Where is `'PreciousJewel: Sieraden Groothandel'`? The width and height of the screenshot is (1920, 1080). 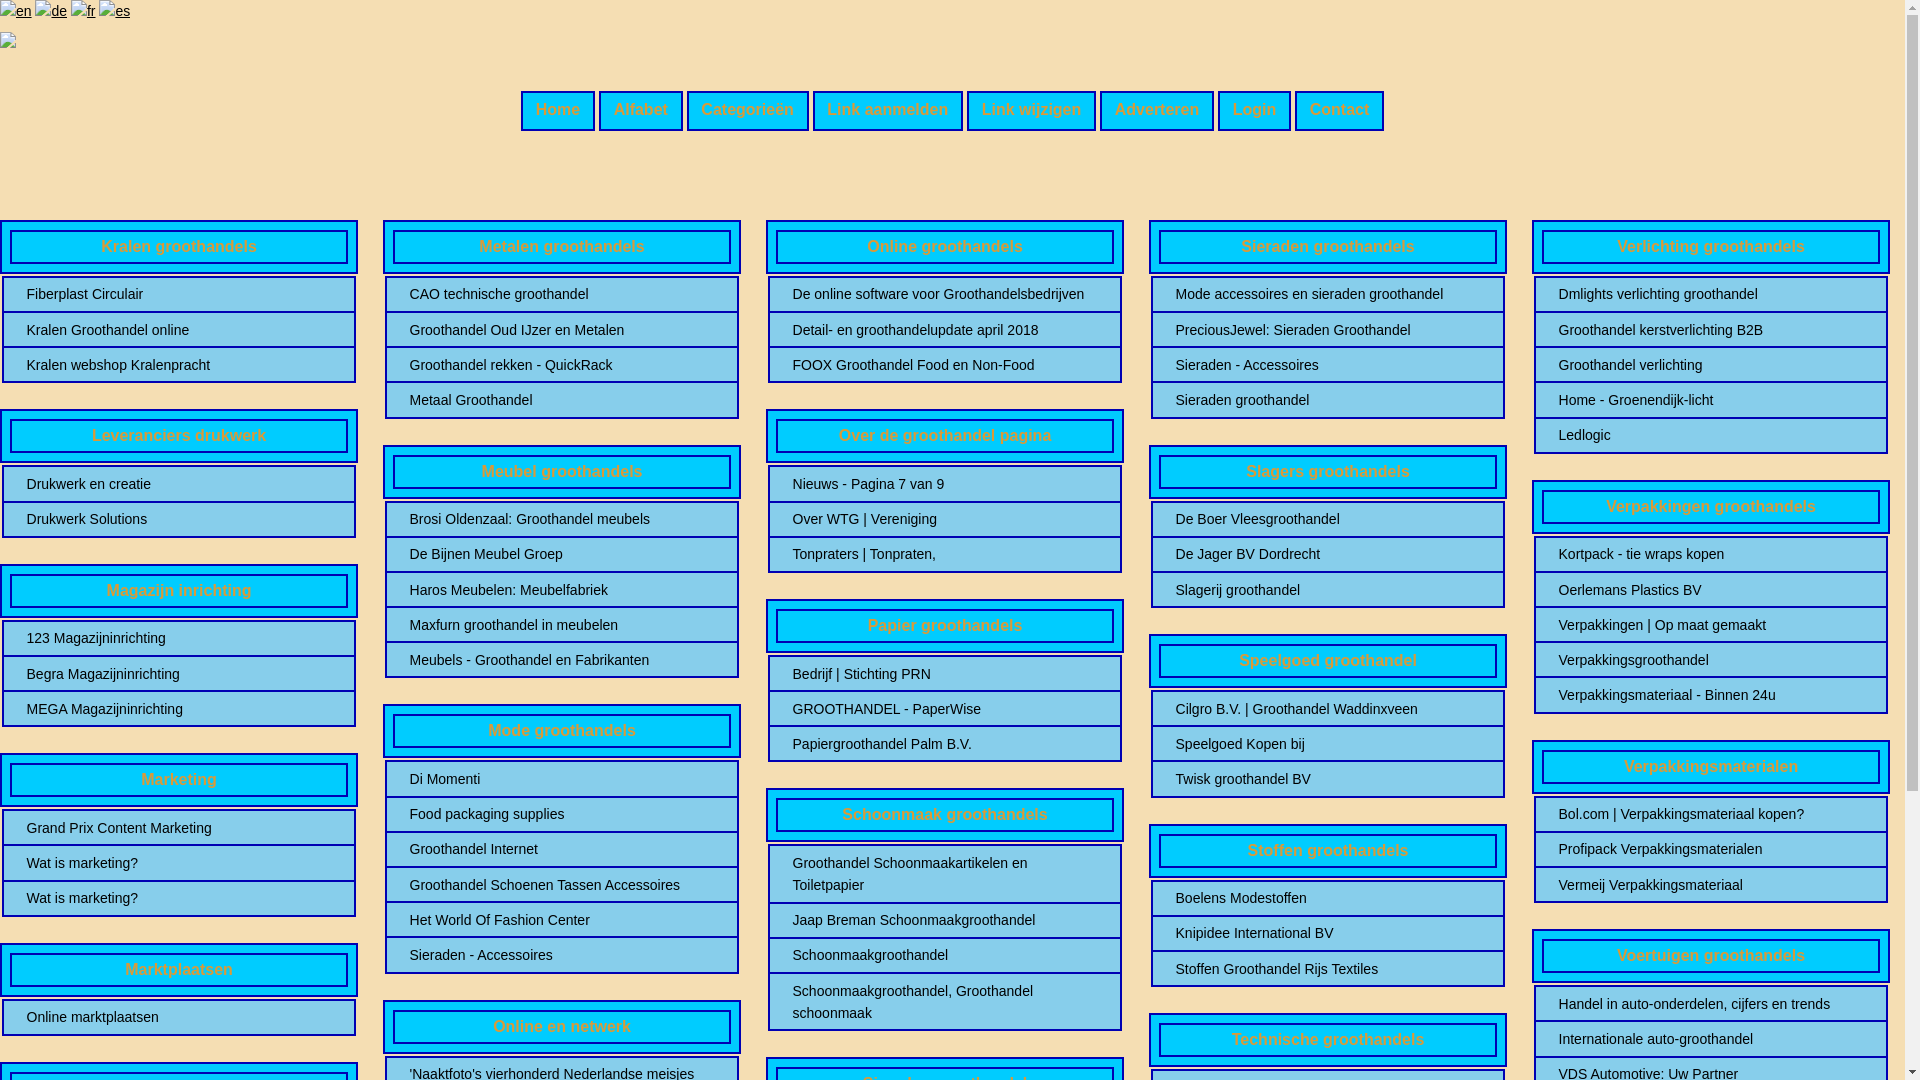 'PreciousJewel: Sieraden Groothandel' is located at coordinates (1328, 329).